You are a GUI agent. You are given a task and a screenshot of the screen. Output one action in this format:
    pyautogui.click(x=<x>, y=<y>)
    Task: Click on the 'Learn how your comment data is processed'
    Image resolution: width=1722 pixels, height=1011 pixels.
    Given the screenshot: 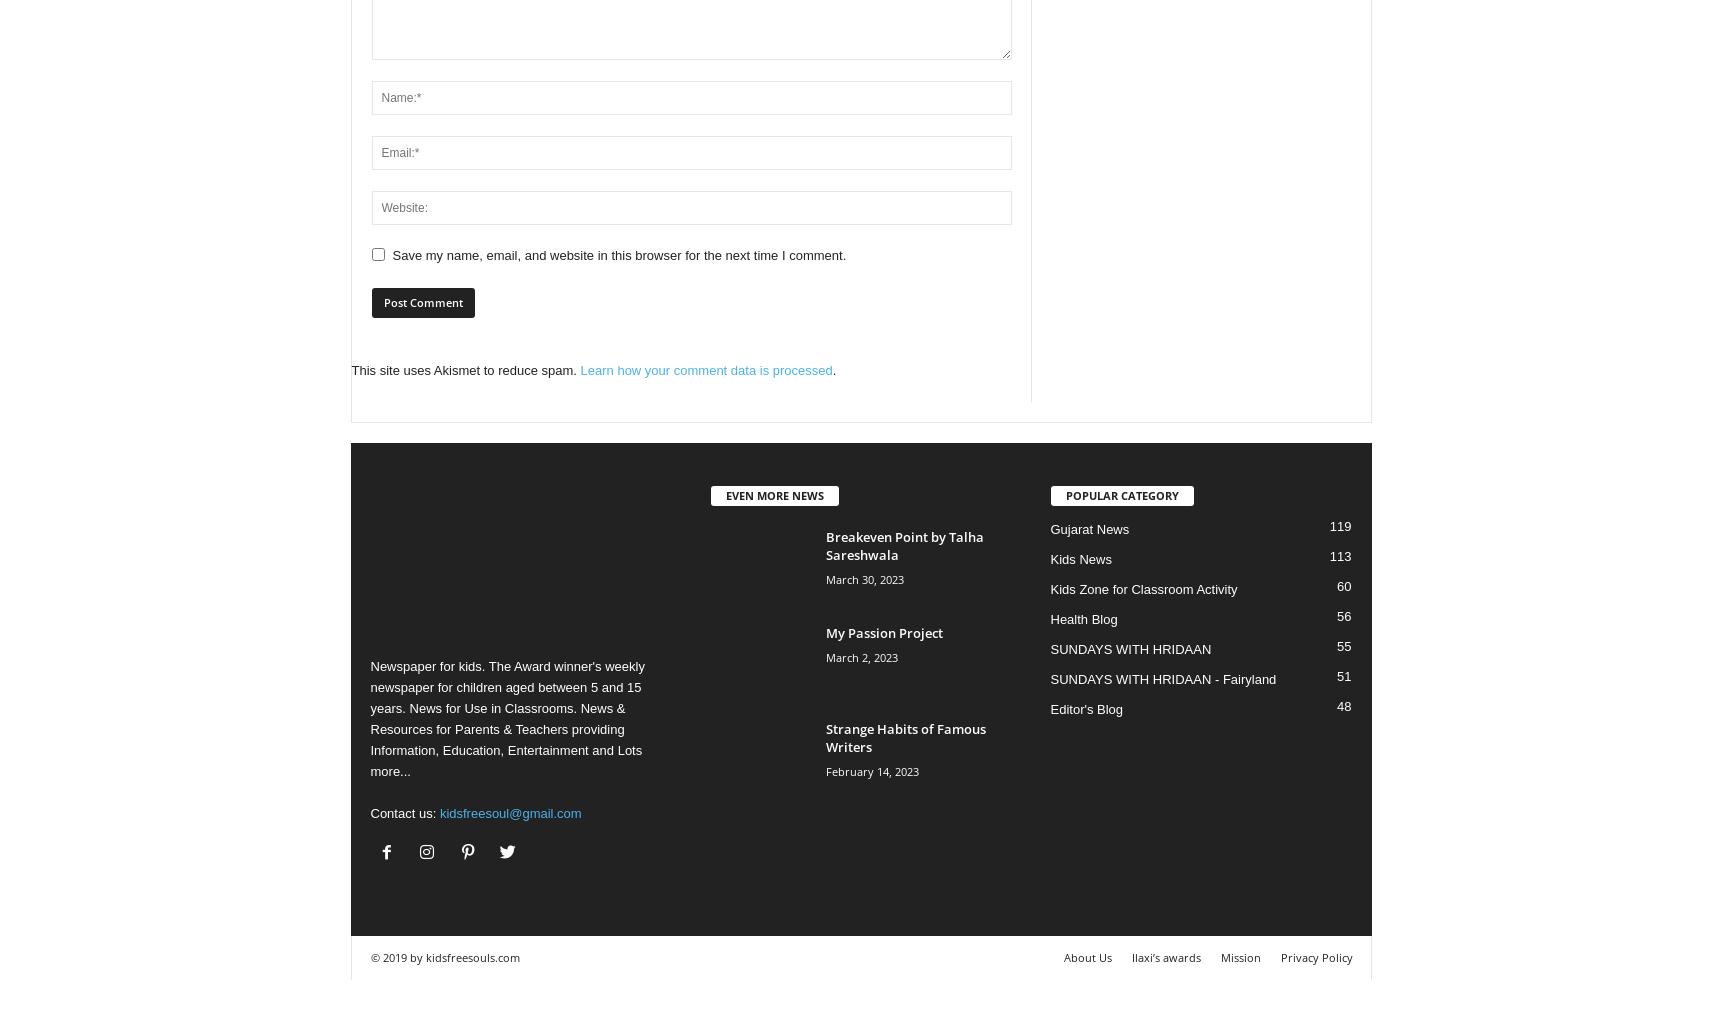 What is the action you would take?
    pyautogui.click(x=705, y=368)
    